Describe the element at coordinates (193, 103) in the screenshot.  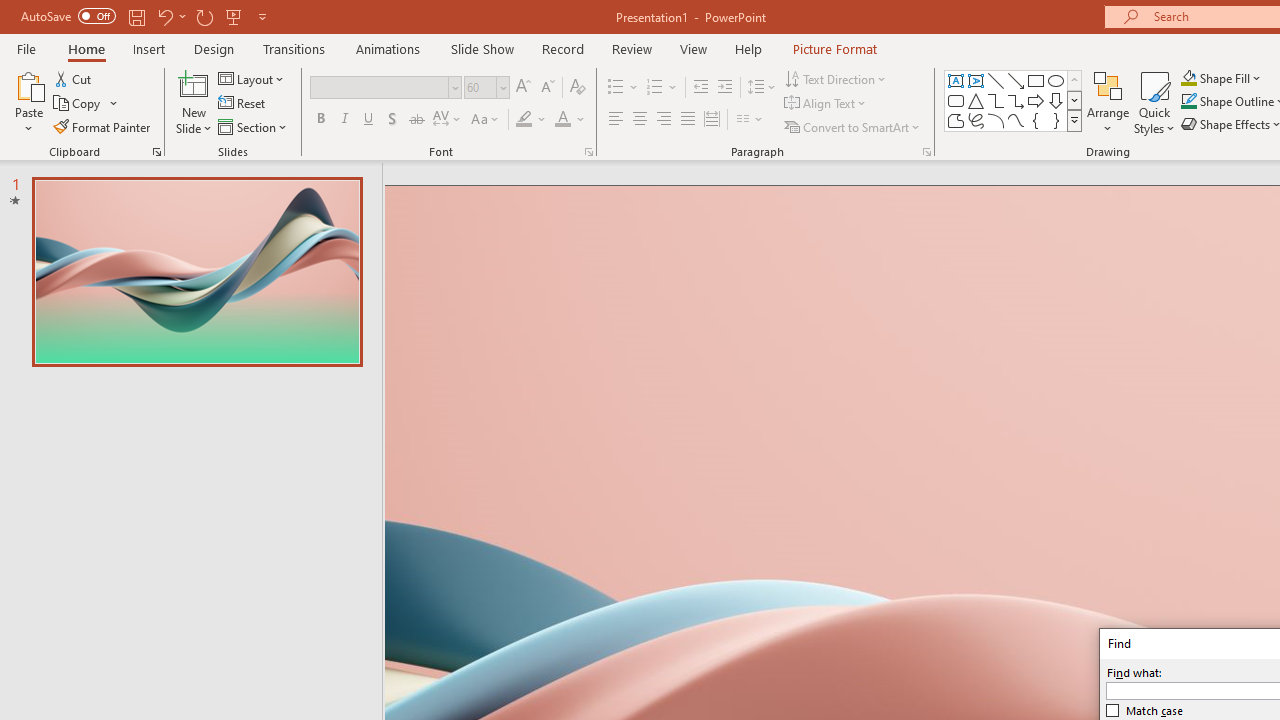
I see `'New Slide'` at that location.